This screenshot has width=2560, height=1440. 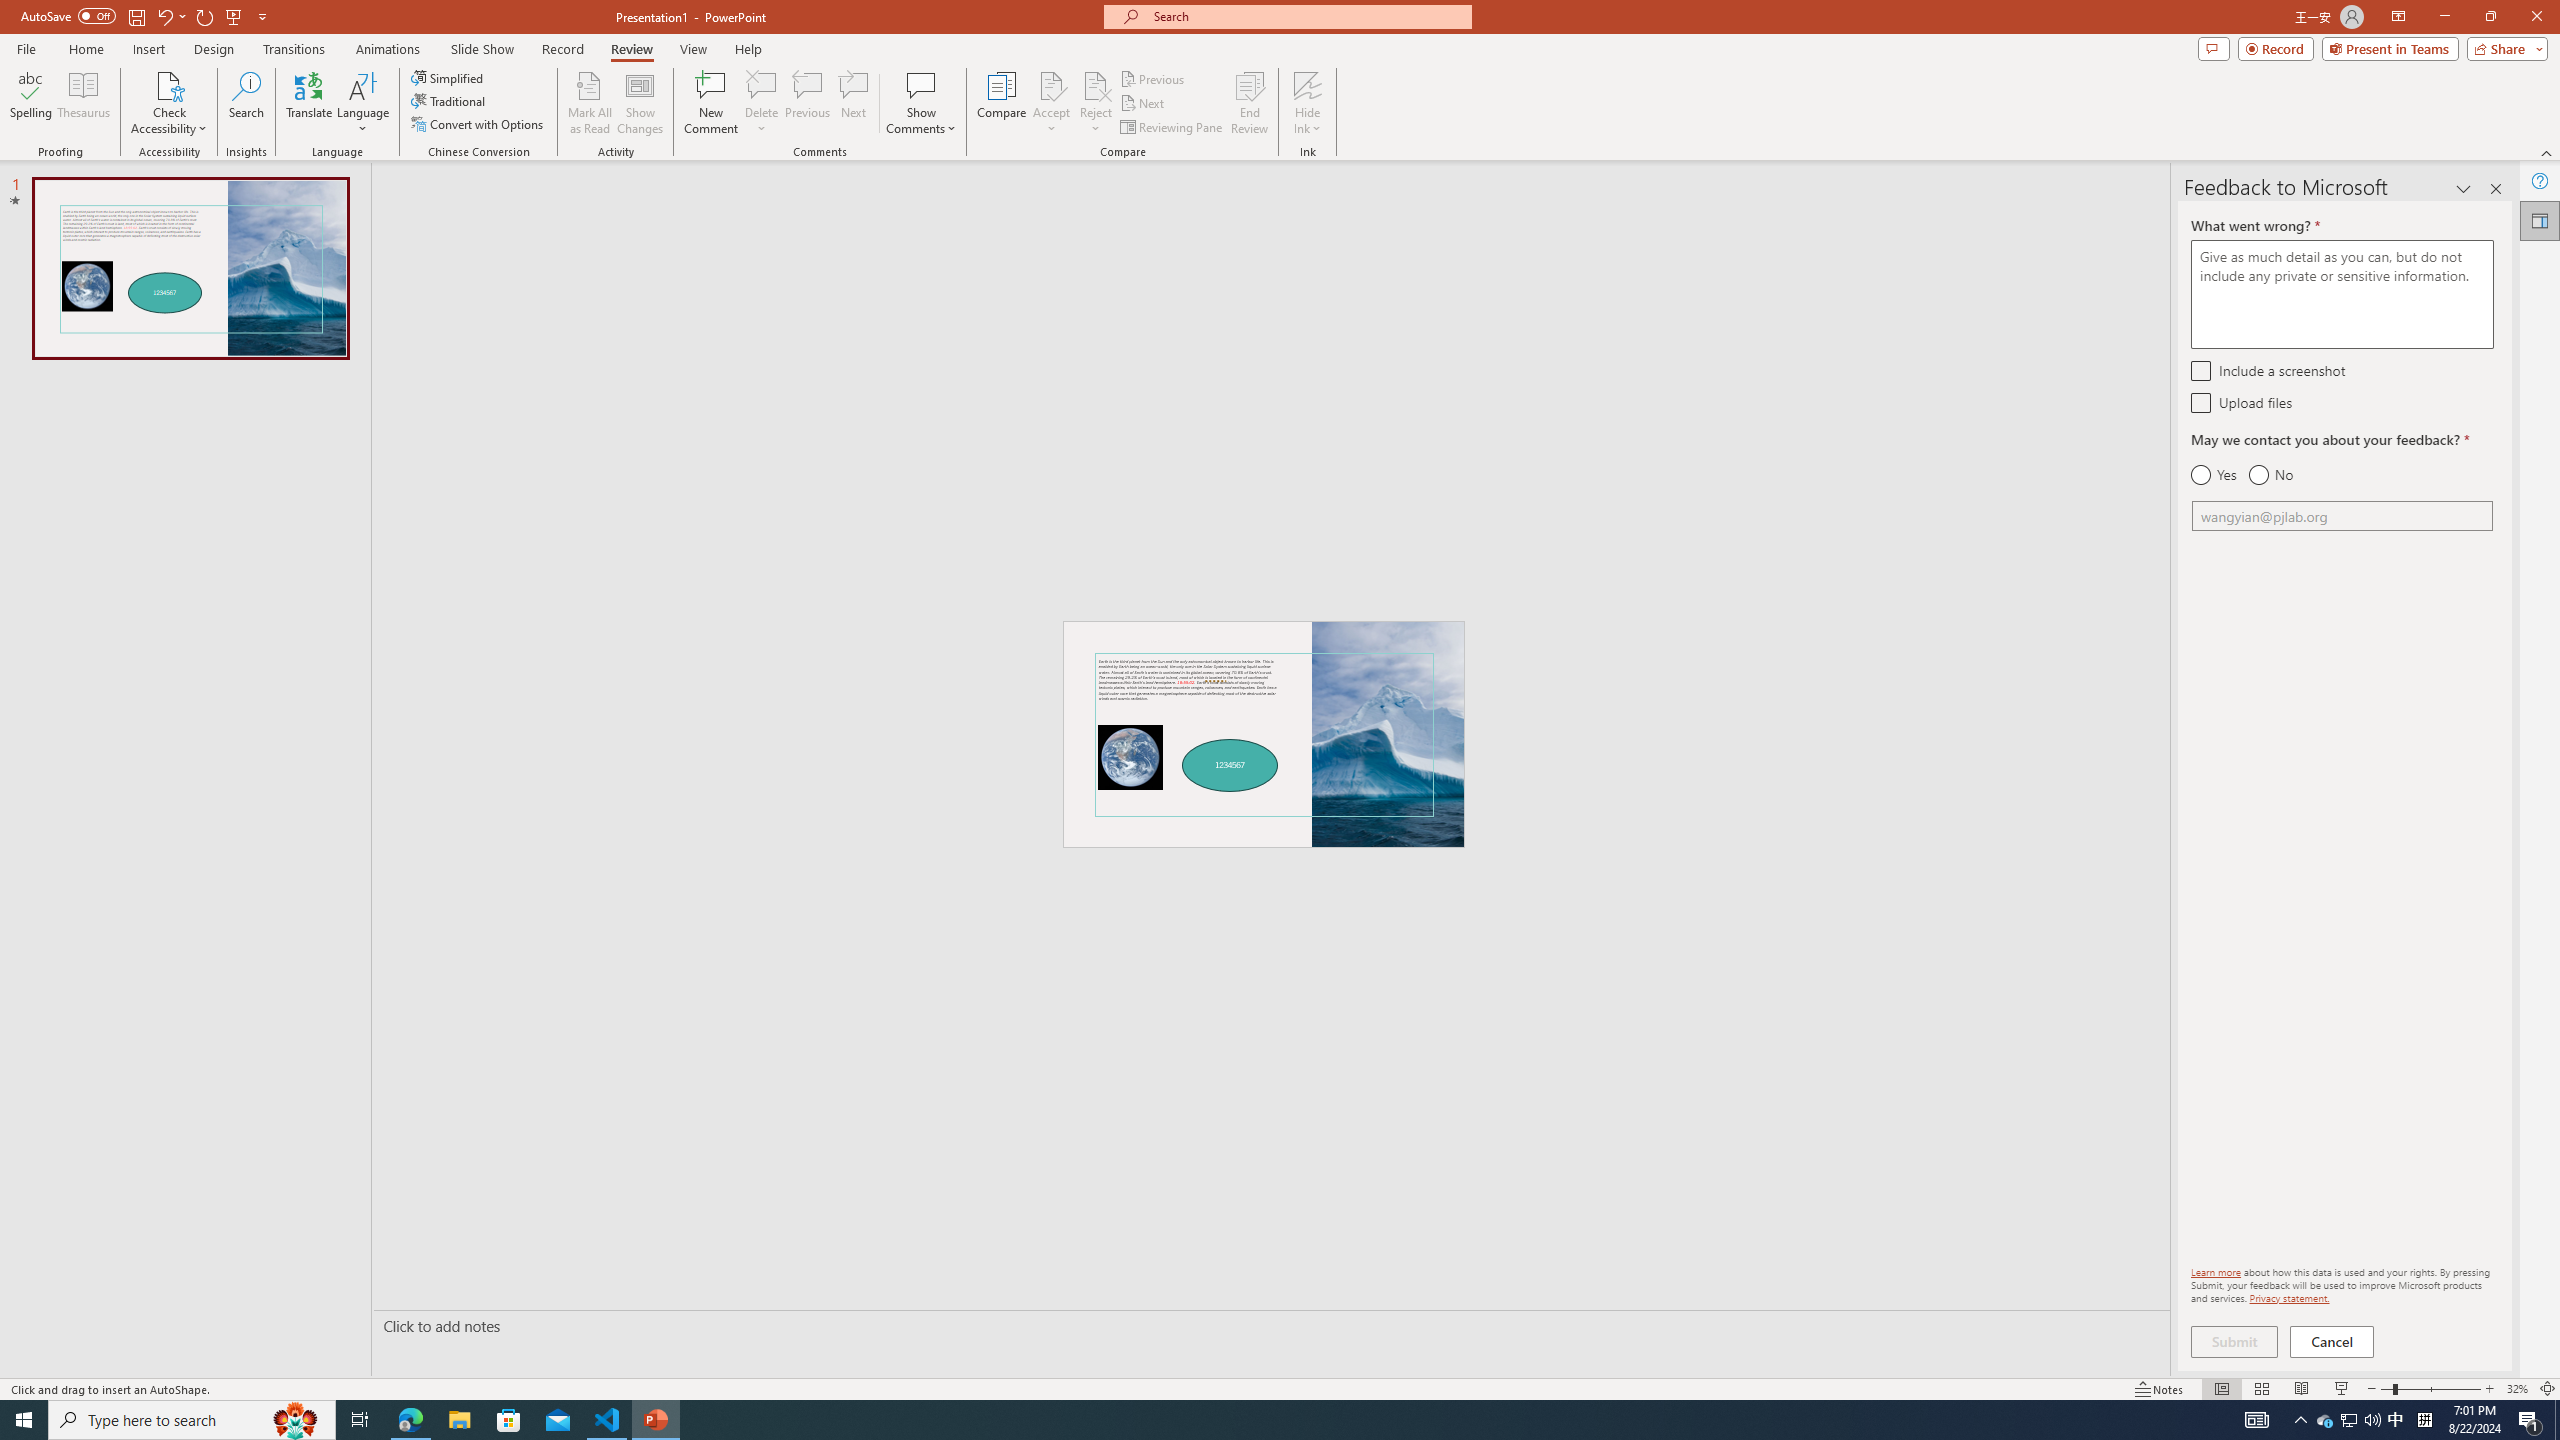 I want to click on 'Zoom 32%', so click(x=2516, y=1389).